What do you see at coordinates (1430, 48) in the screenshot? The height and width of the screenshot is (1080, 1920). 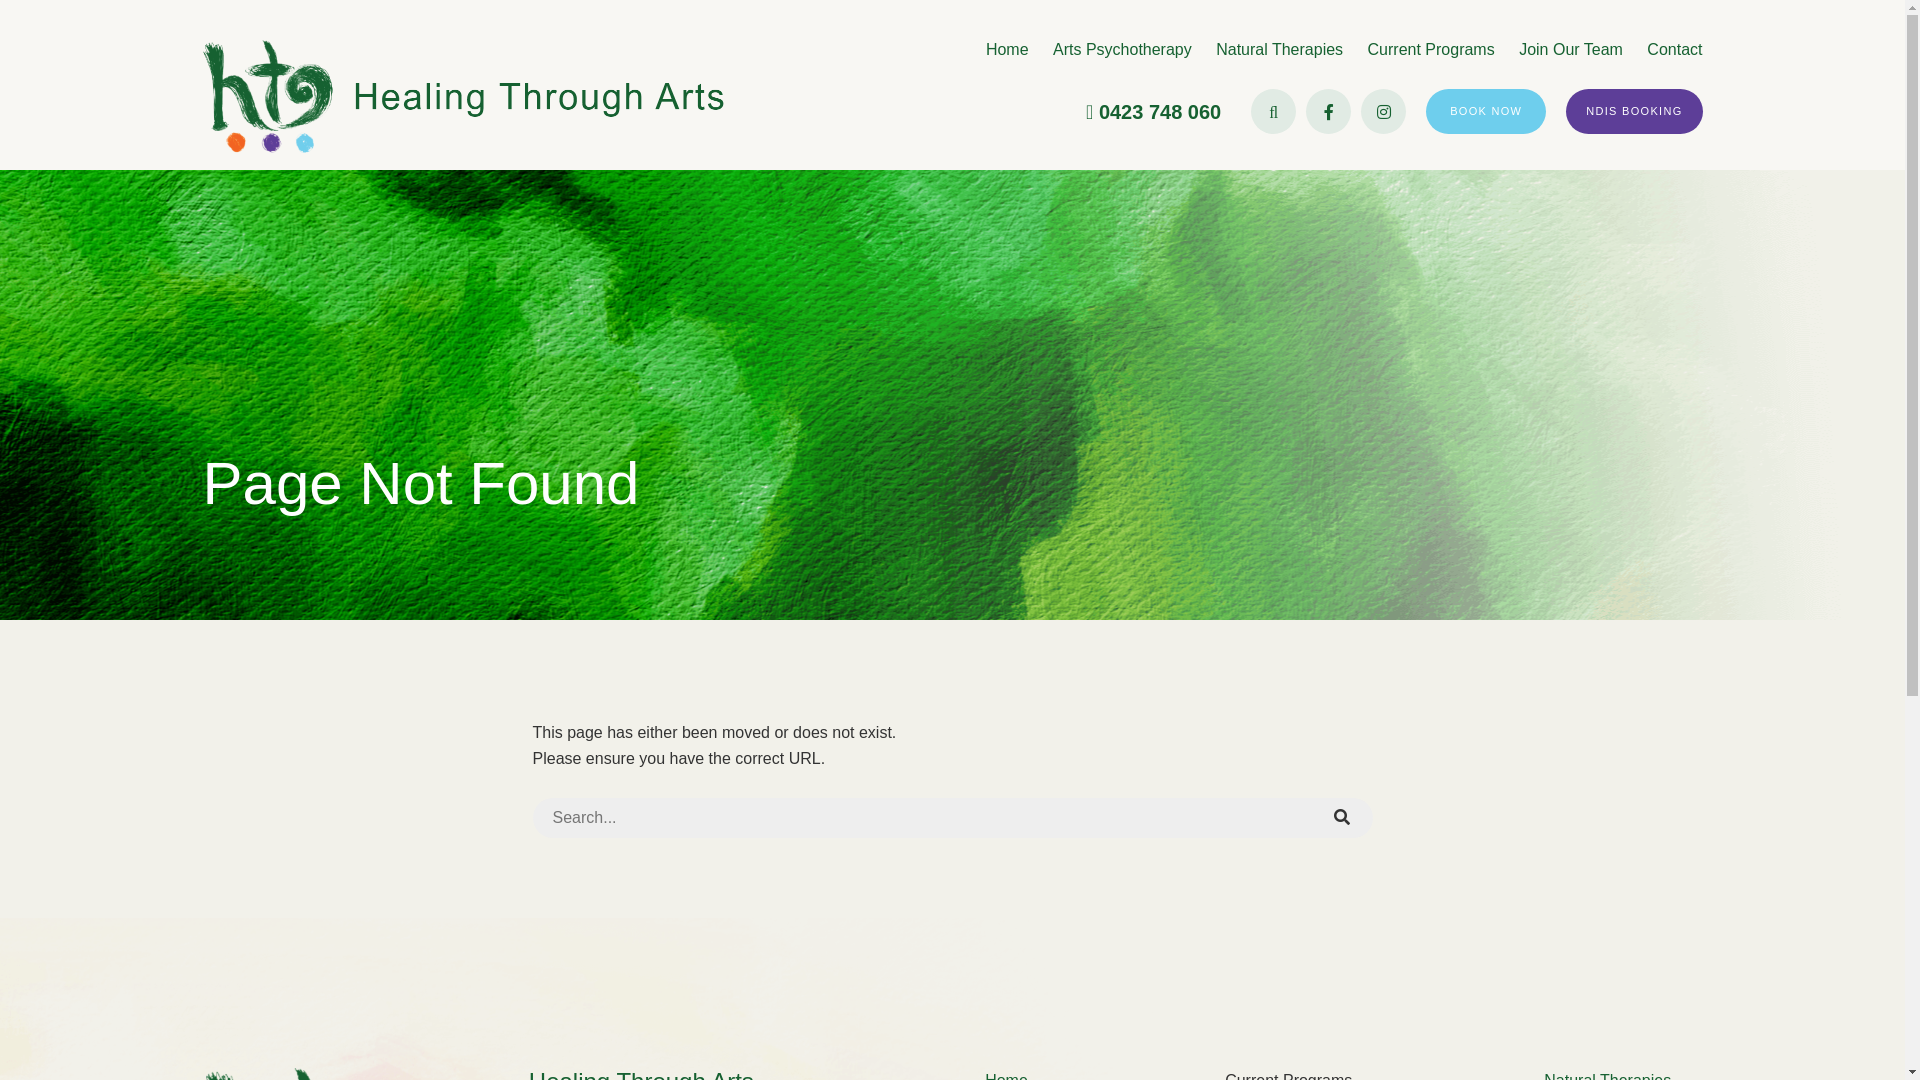 I see `'Current Programs'` at bounding box center [1430, 48].